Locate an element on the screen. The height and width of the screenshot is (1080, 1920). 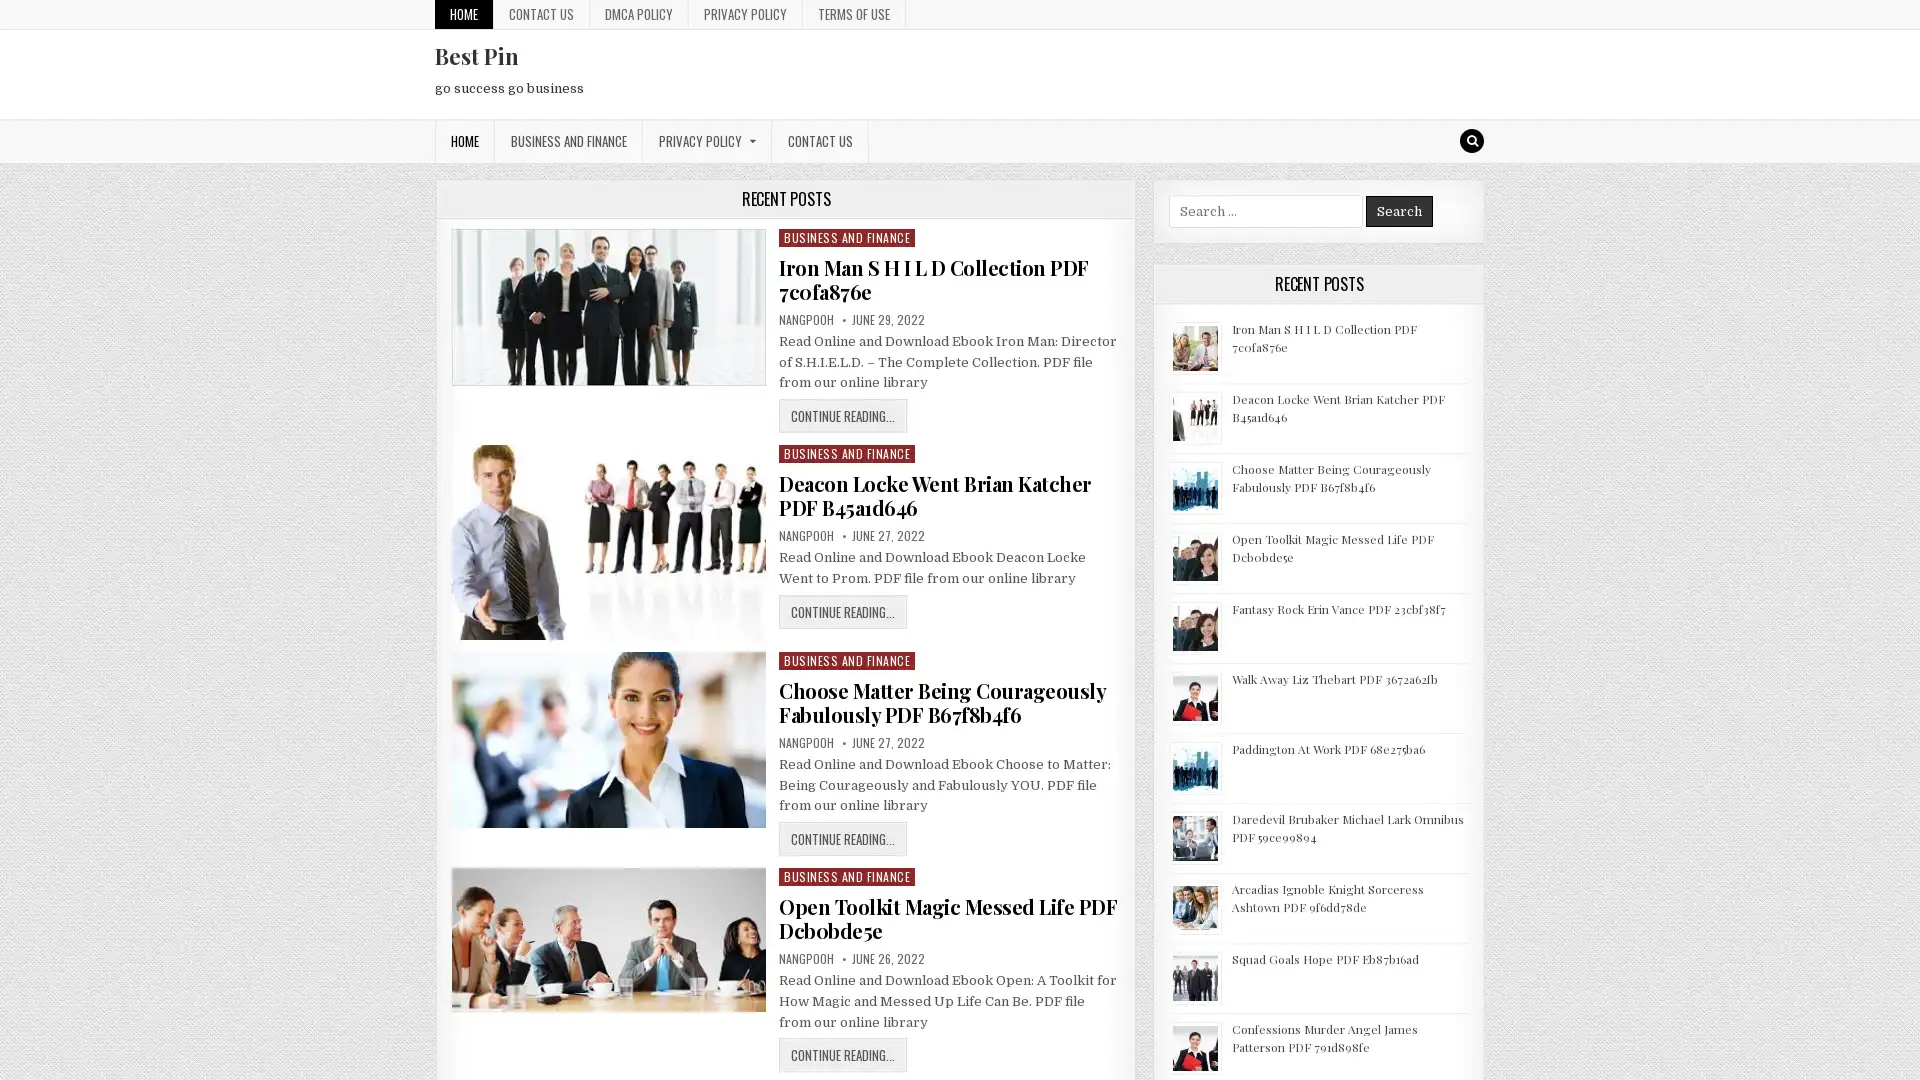
Search is located at coordinates (1398, 211).